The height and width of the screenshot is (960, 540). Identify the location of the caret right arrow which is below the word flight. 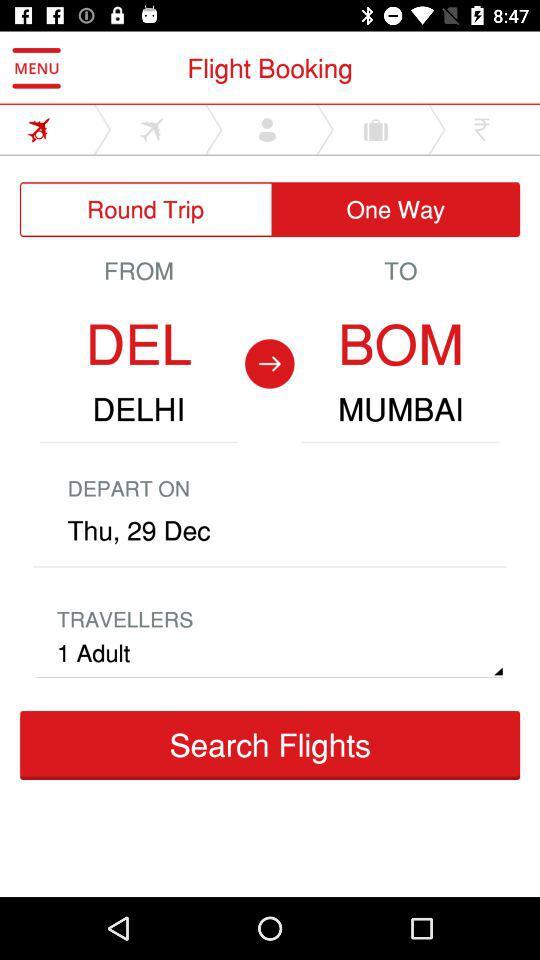
(213, 128).